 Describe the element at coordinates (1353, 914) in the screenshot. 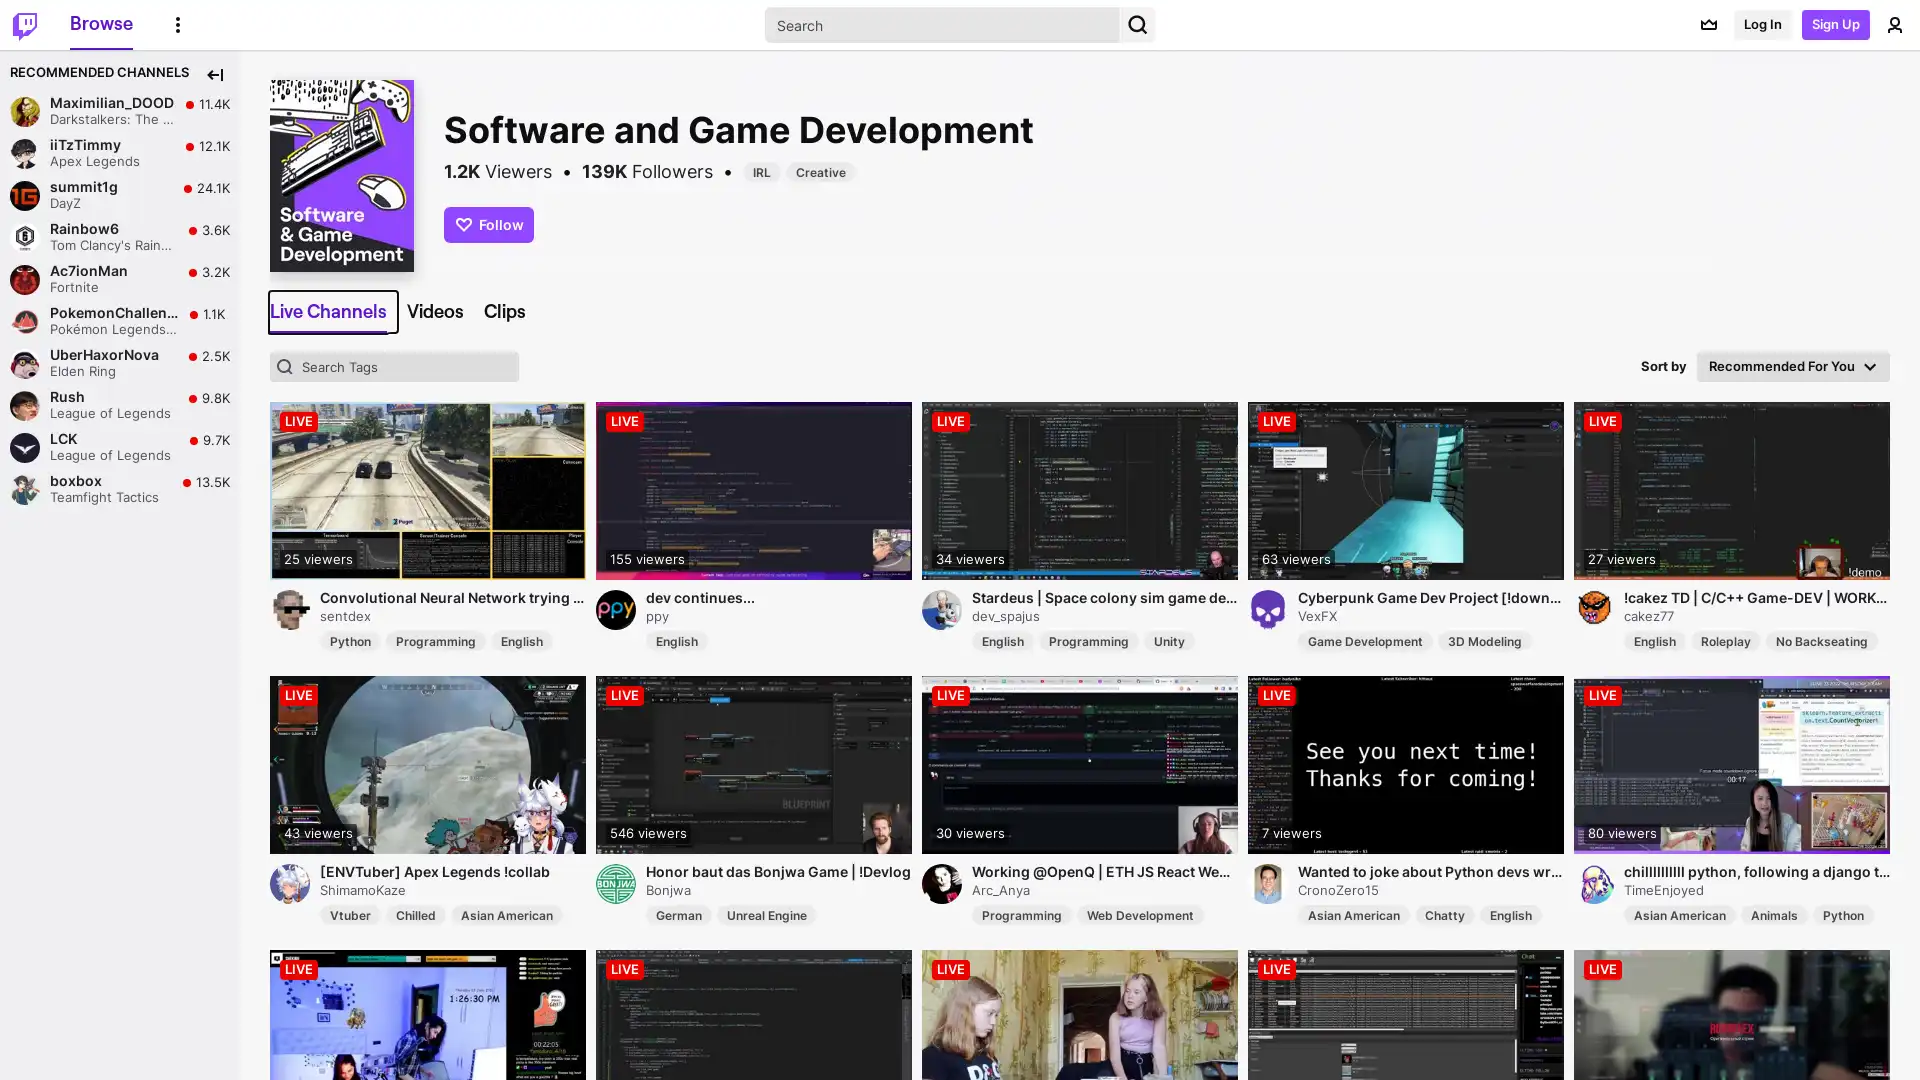

I see `Asian American` at that location.